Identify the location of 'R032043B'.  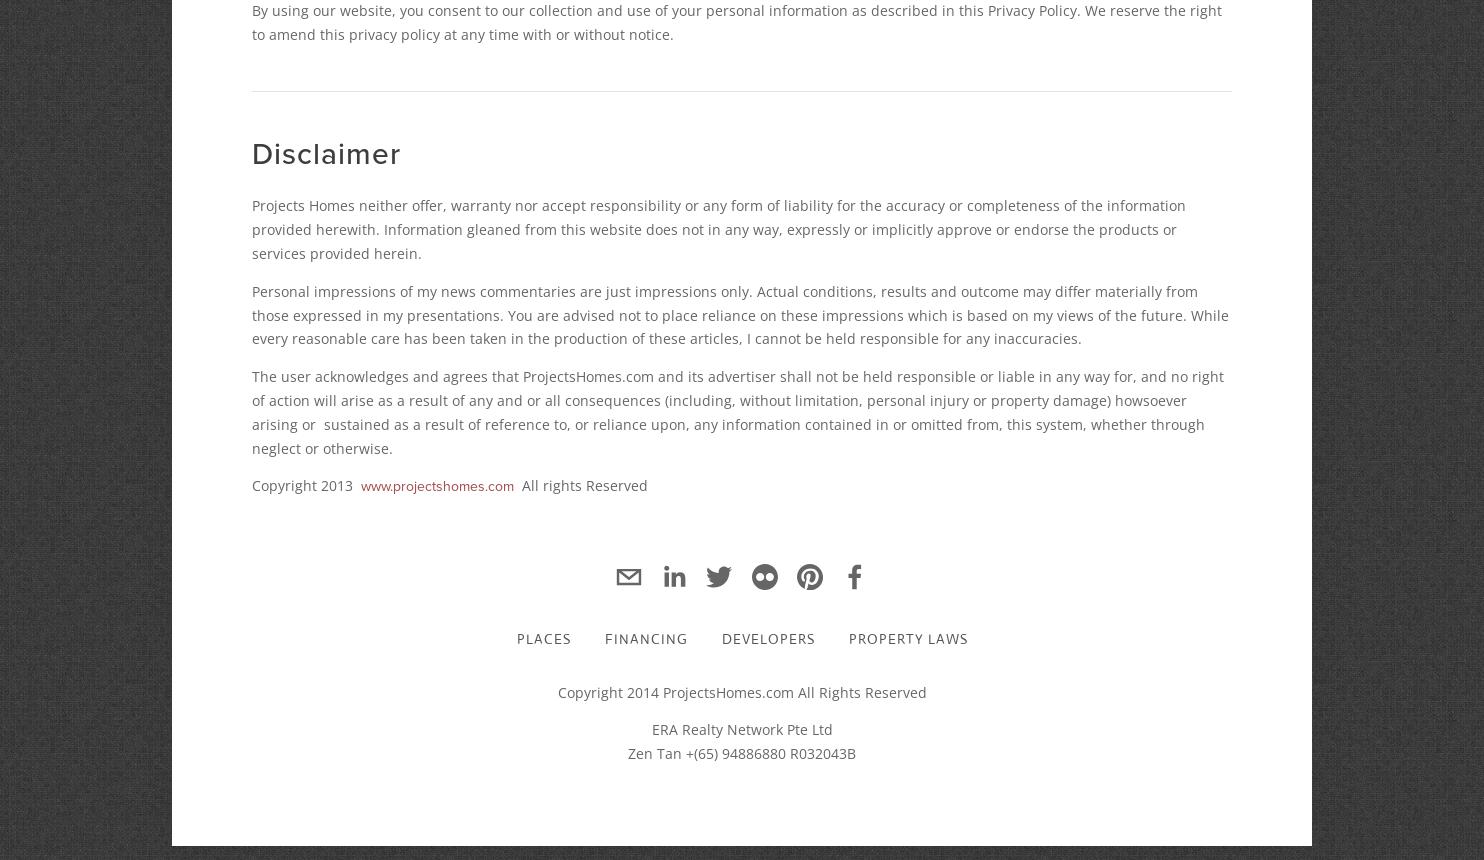
(823, 753).